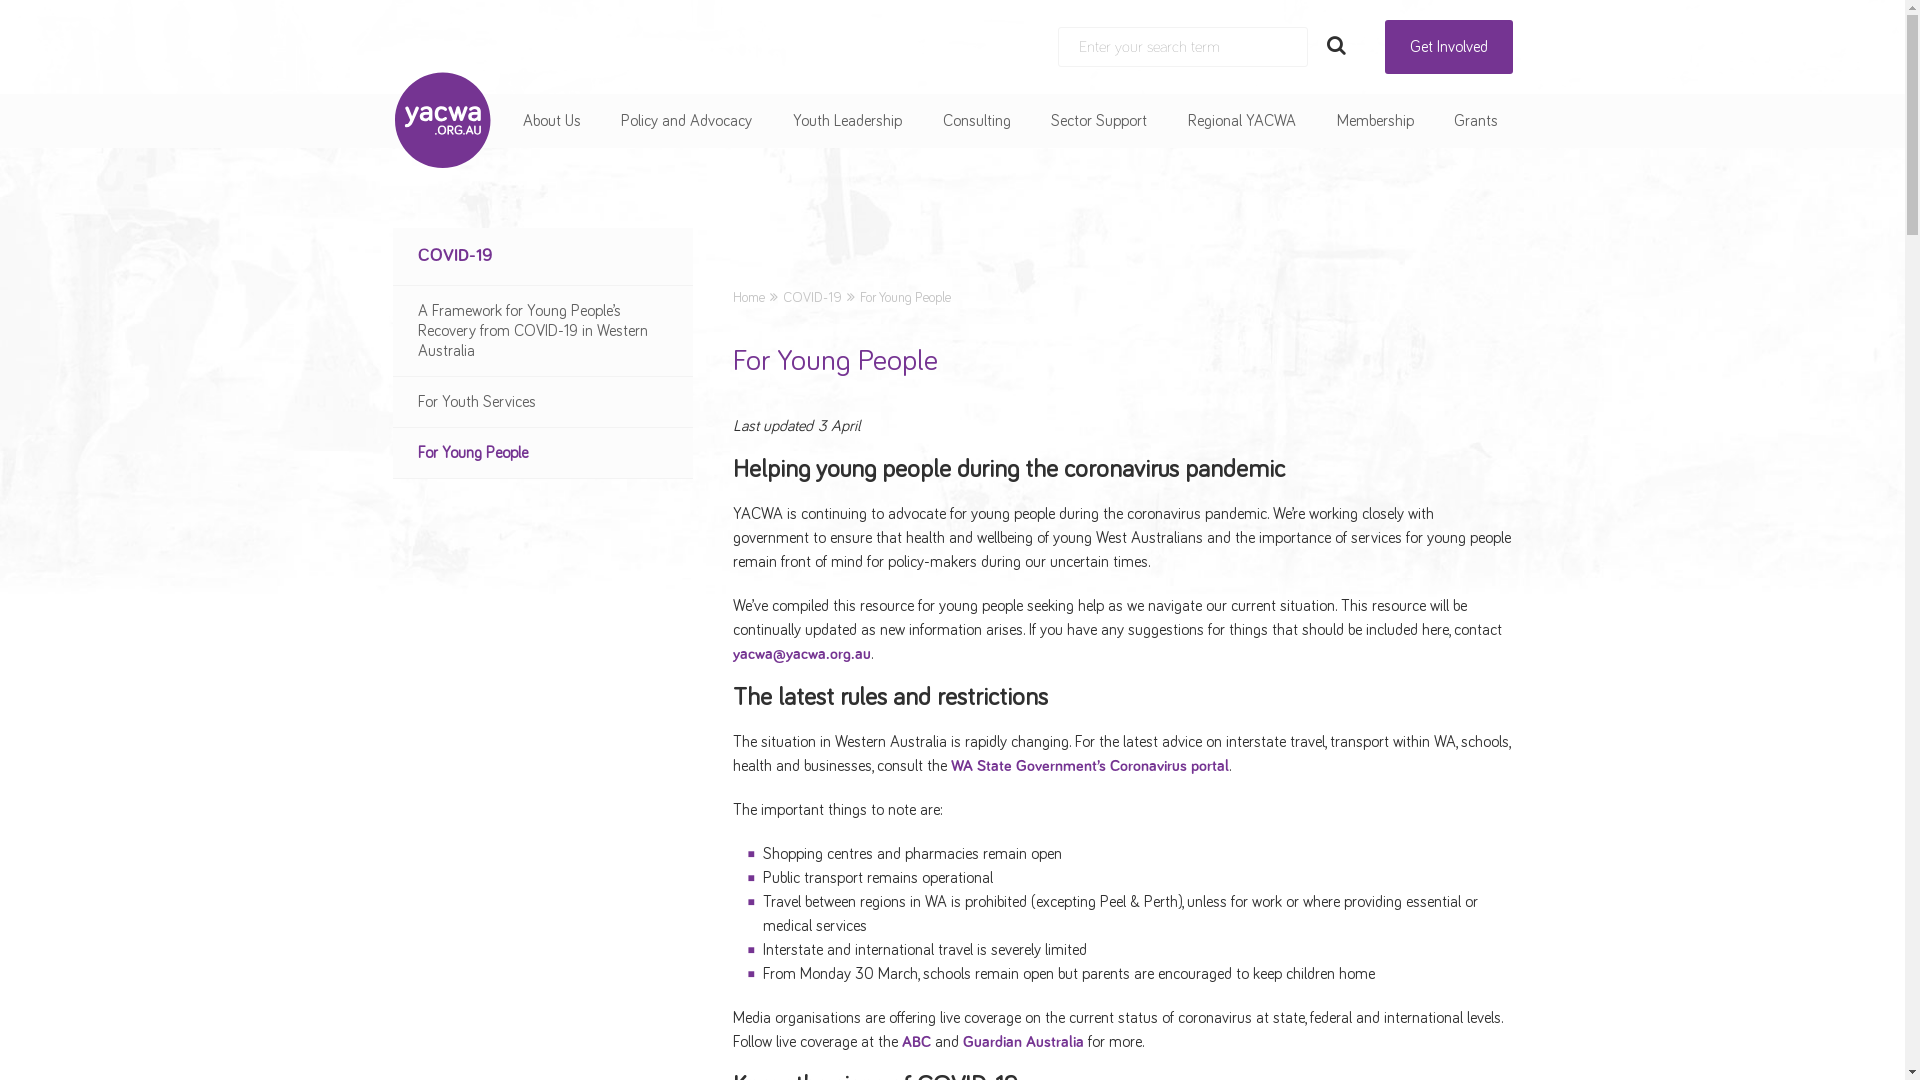  What do you see at coordinates (542, 401) in the screenshot?
I see `'For Youth Services'` at bounding box center [542, 401].